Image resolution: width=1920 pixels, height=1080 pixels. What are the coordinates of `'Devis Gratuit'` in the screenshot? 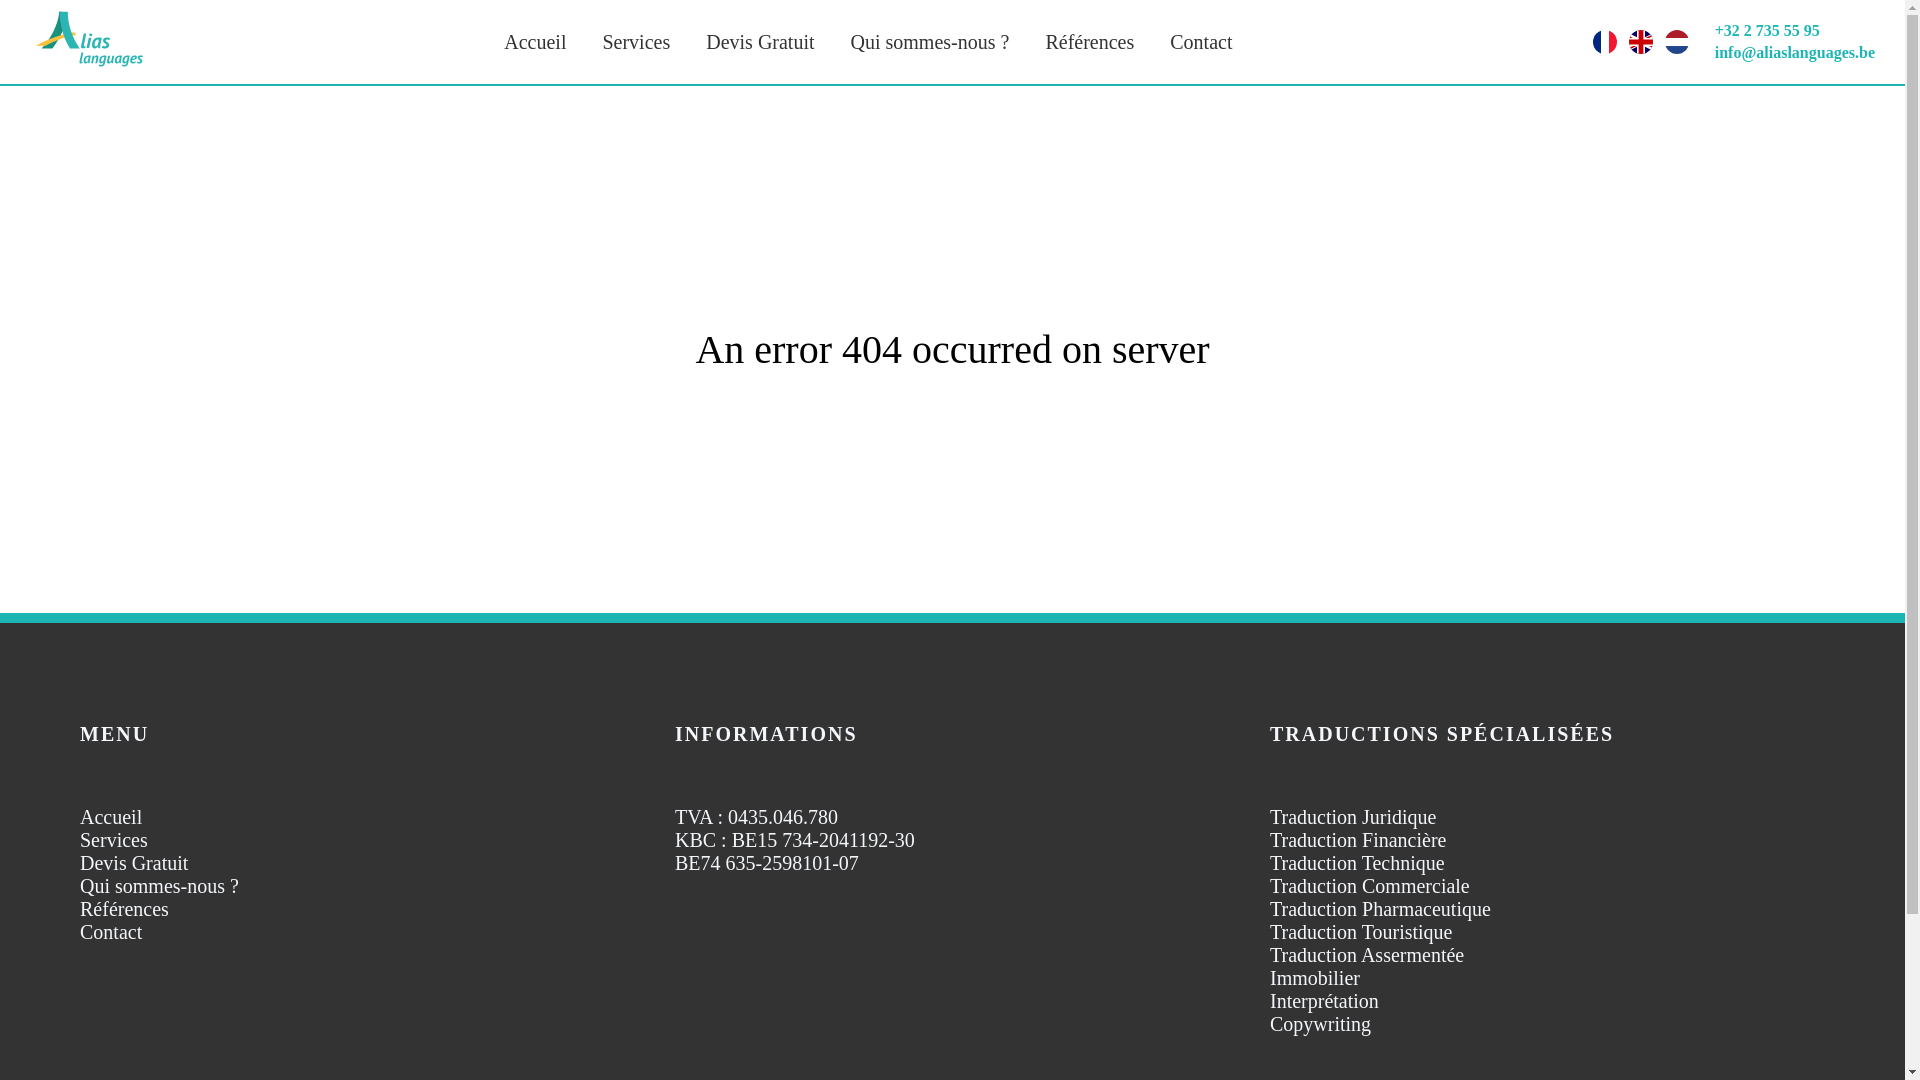 It's located at (133, 862).